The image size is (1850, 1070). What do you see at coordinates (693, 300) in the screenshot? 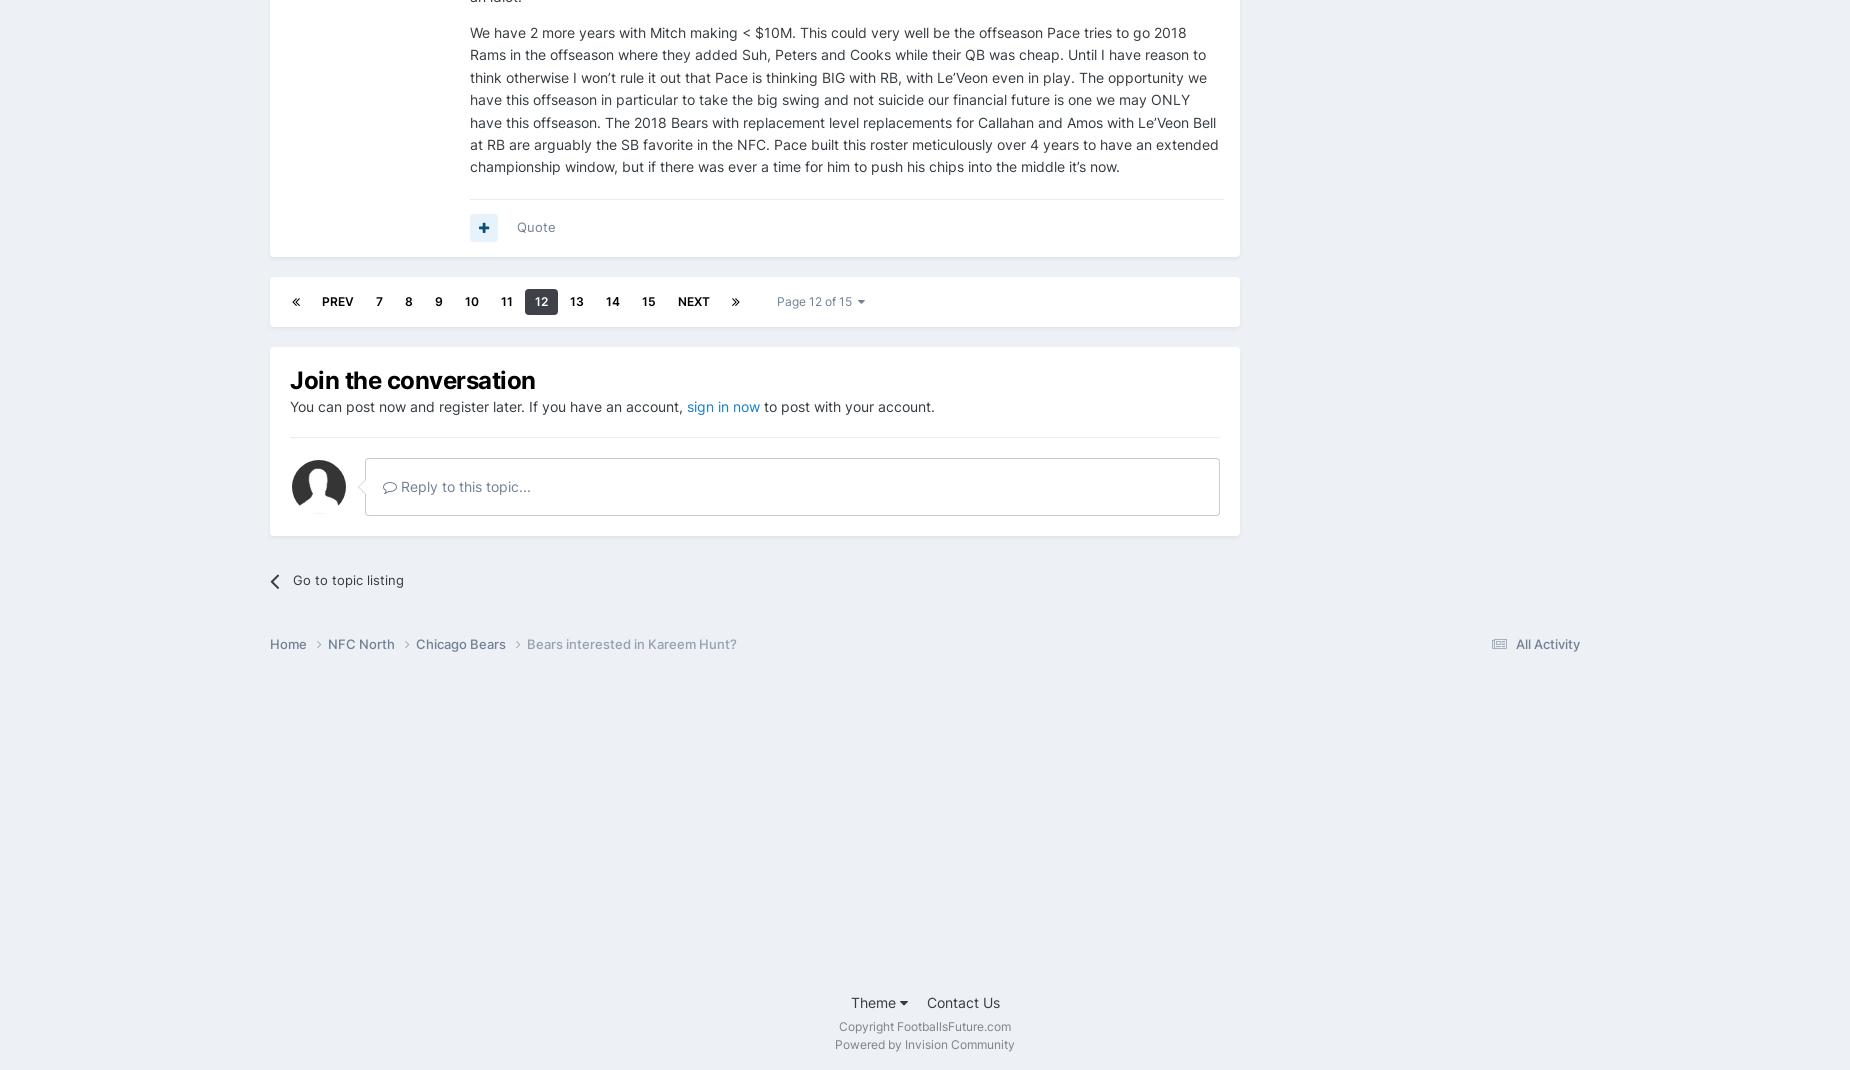
I see `'Next'` at bounding box center [693, 300].